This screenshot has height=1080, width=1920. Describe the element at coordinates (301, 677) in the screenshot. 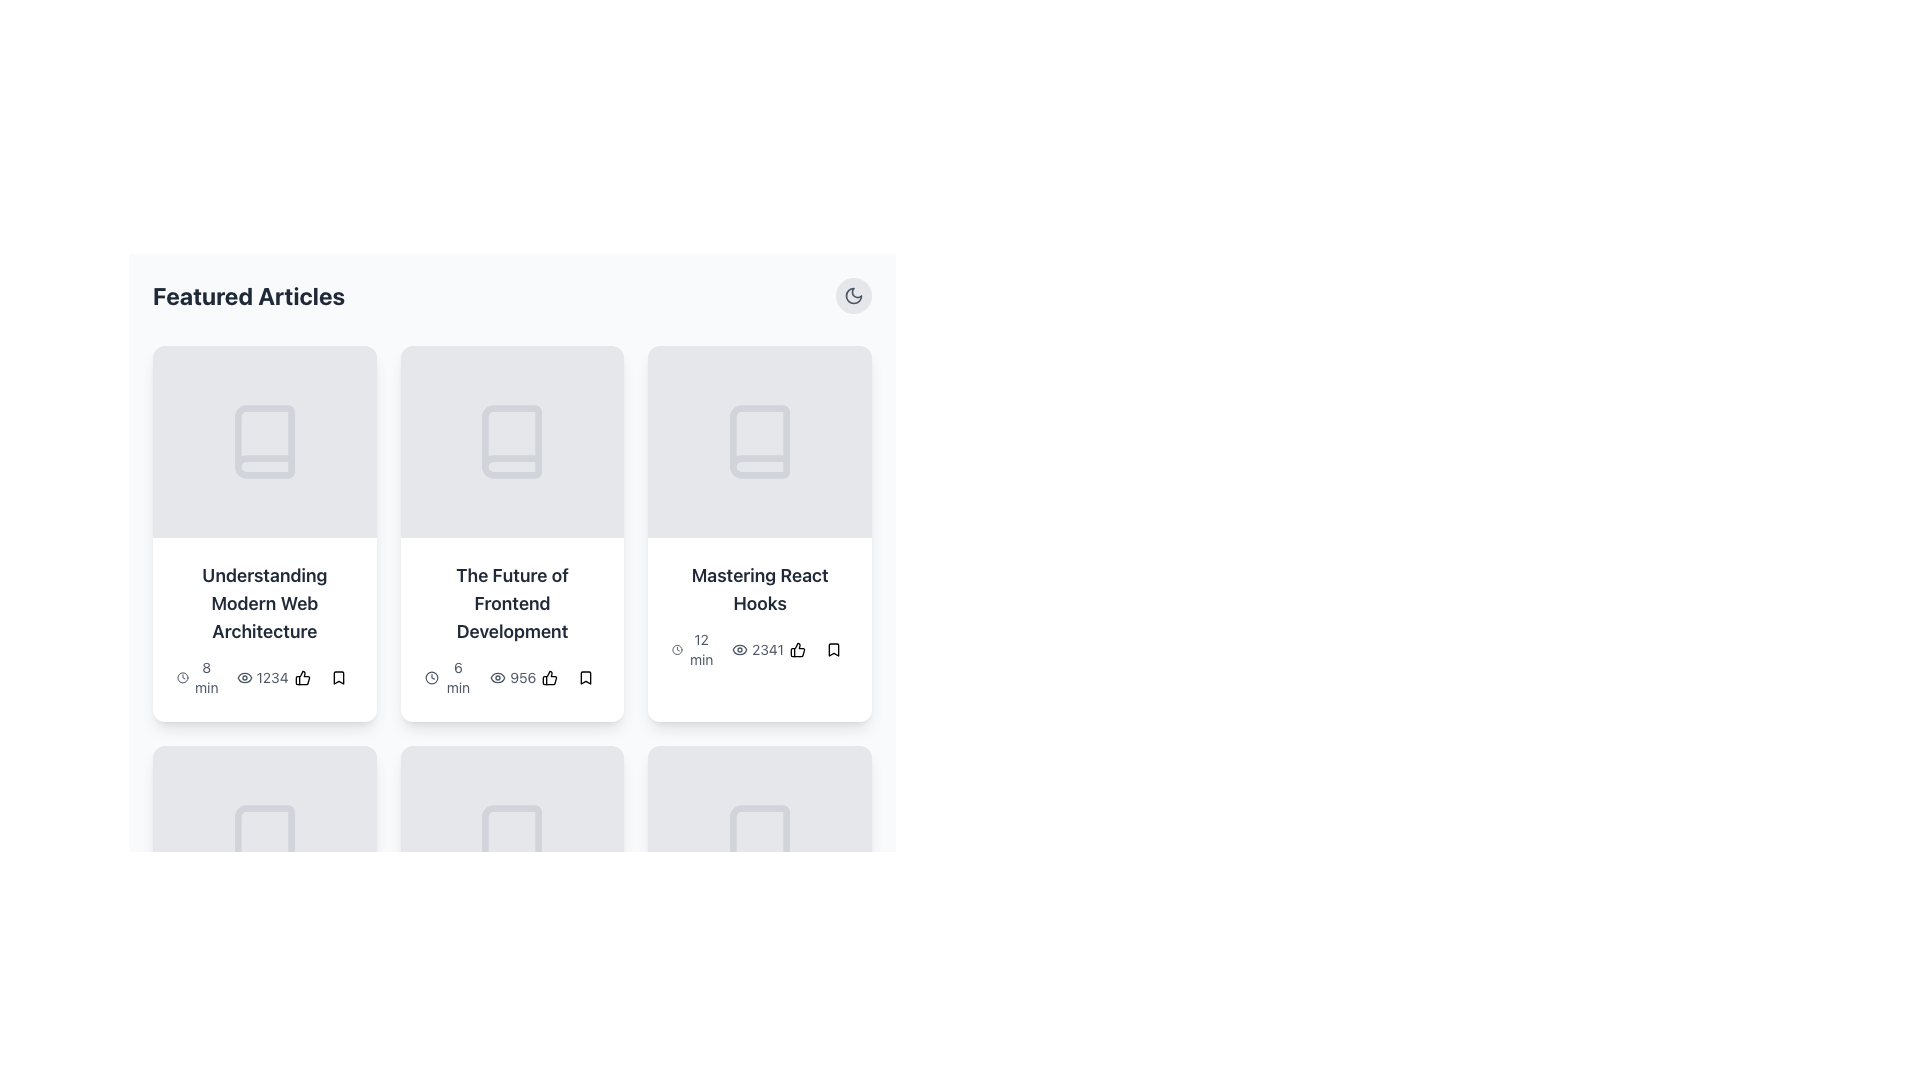

I see `the thumbs-up icon located in the lower right area of the first article card to register a like` at that location.